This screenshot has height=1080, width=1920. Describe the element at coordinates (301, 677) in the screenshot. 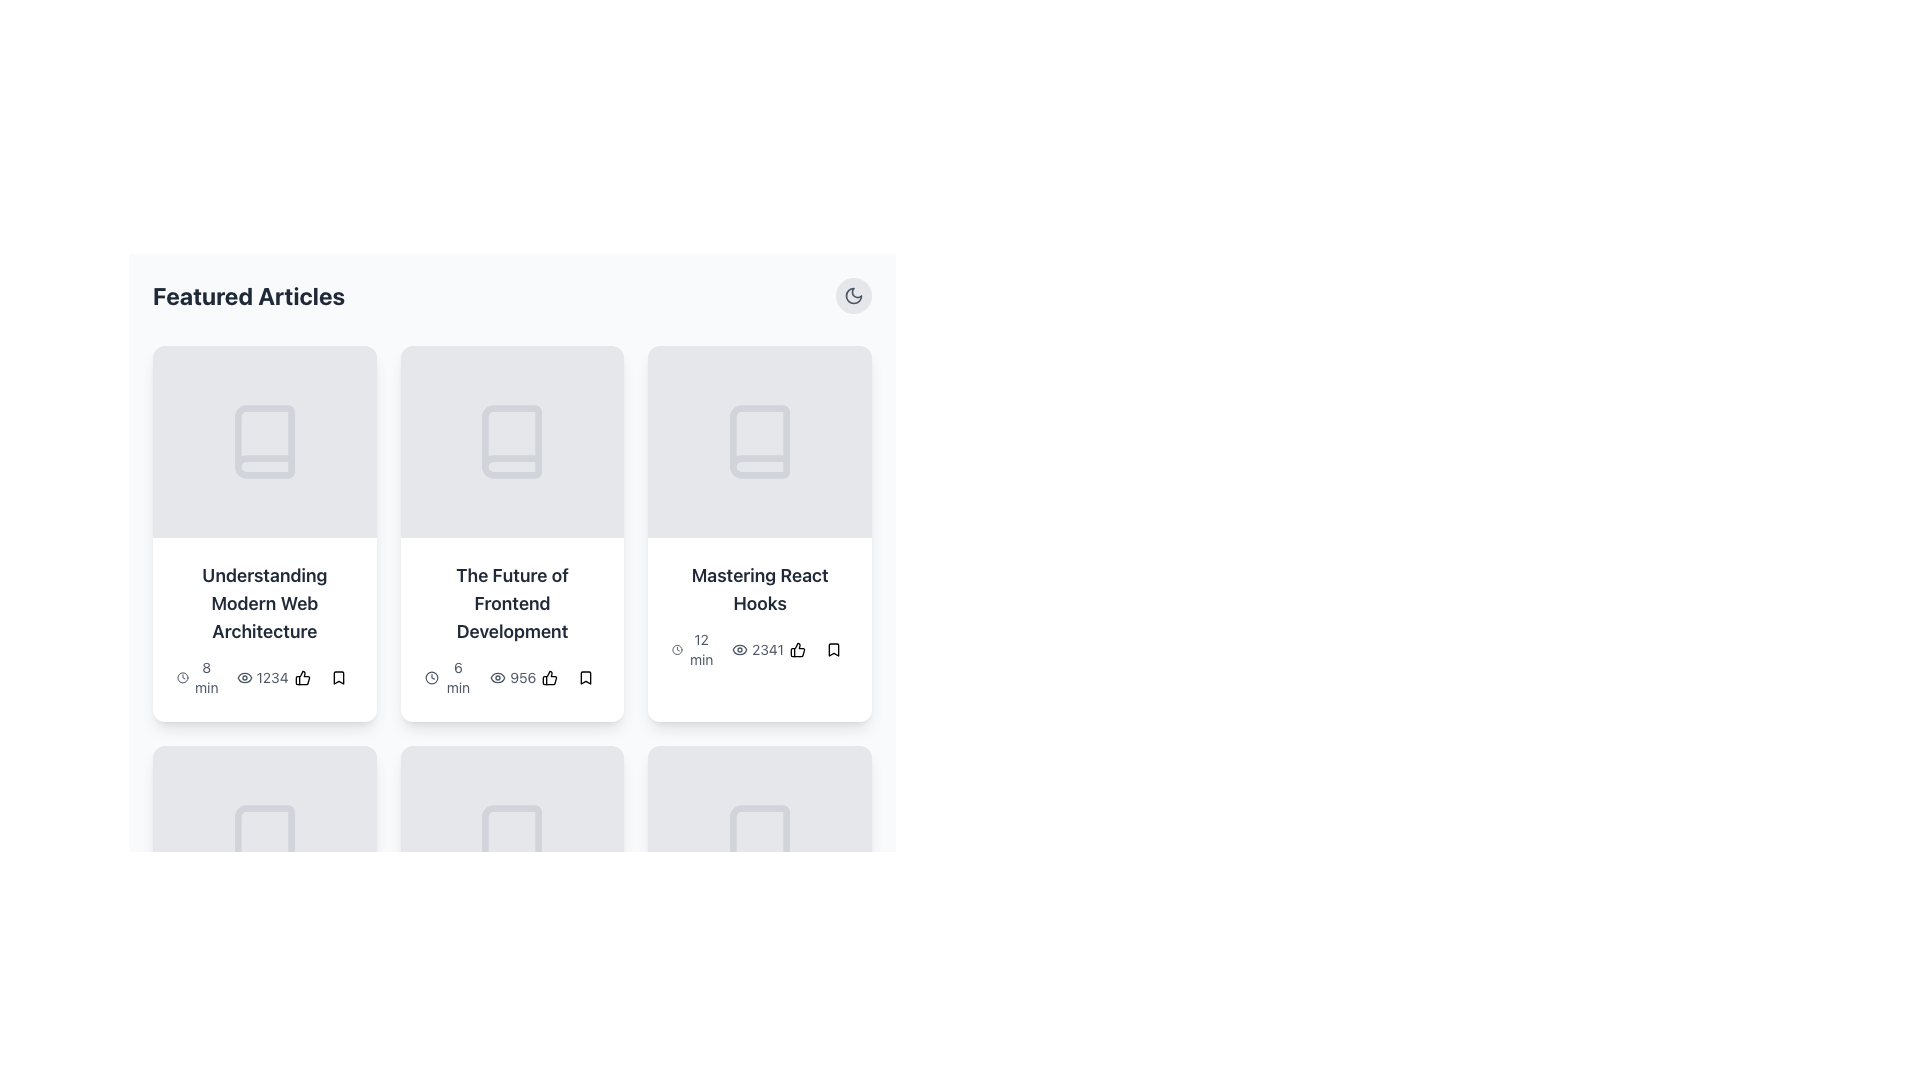

I see `the thumbs-up icon located in the lower right area of the first article card to register a like` at that location.